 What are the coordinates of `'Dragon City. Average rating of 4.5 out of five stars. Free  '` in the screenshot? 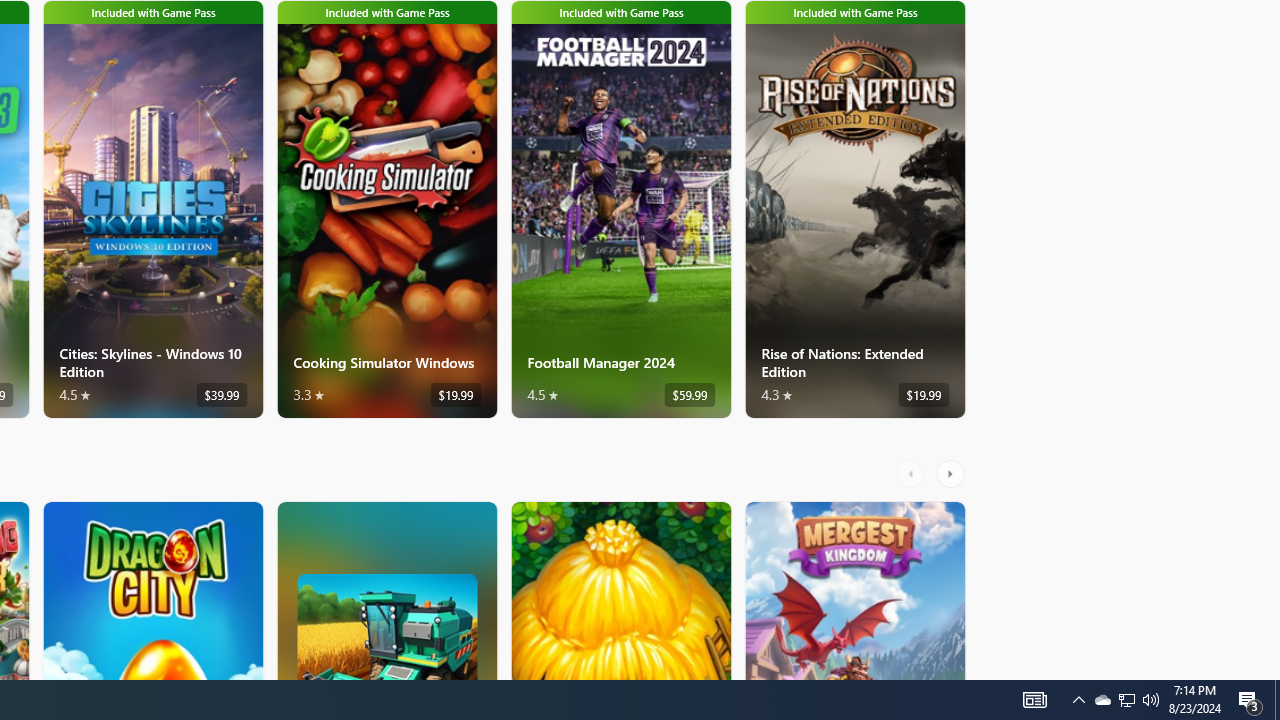 It's located at (151, 589).